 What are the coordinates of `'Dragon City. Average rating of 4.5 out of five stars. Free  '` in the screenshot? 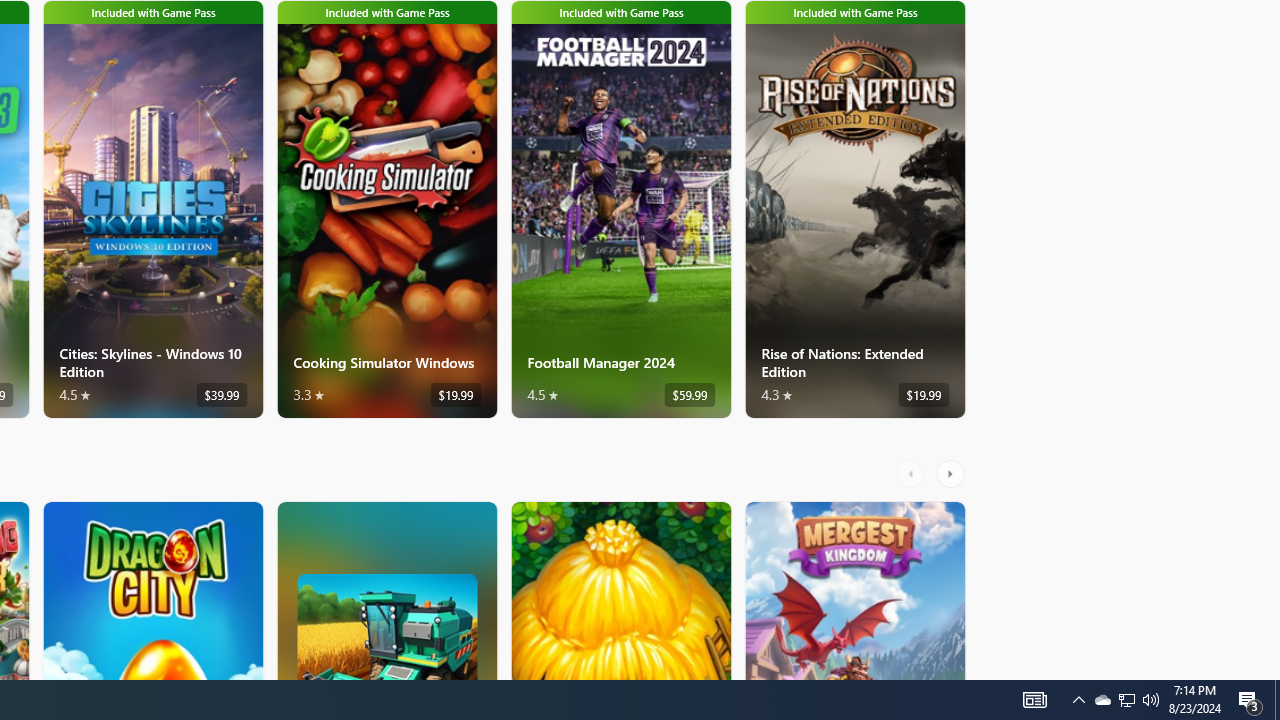 It's located at (151, 589).